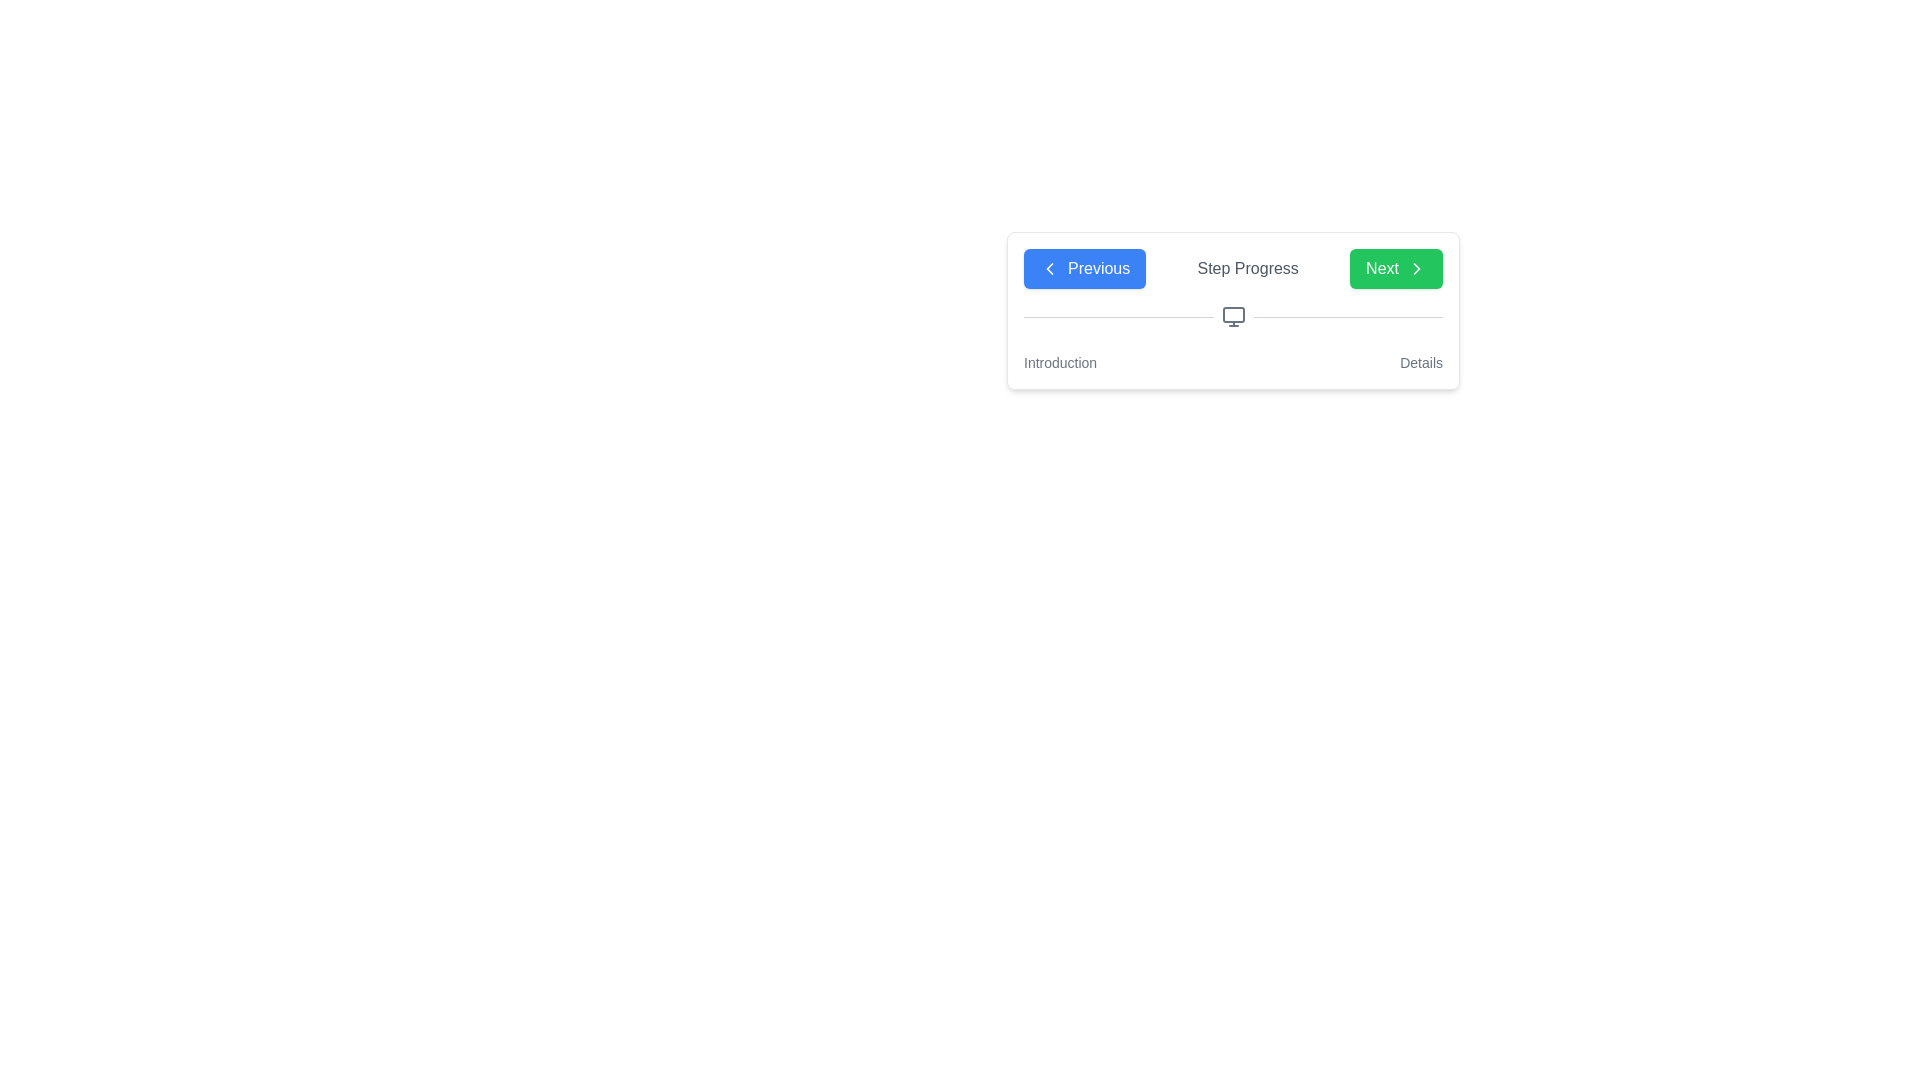 The height and width of the screenshot is (1080, 1920). What do you see at coordinates (1415, 268) in the screenshot?
I see `the navigation icon located inside the green 'Next' button at the top right of the progress navigation bar` at bounding box center [1415, 268].